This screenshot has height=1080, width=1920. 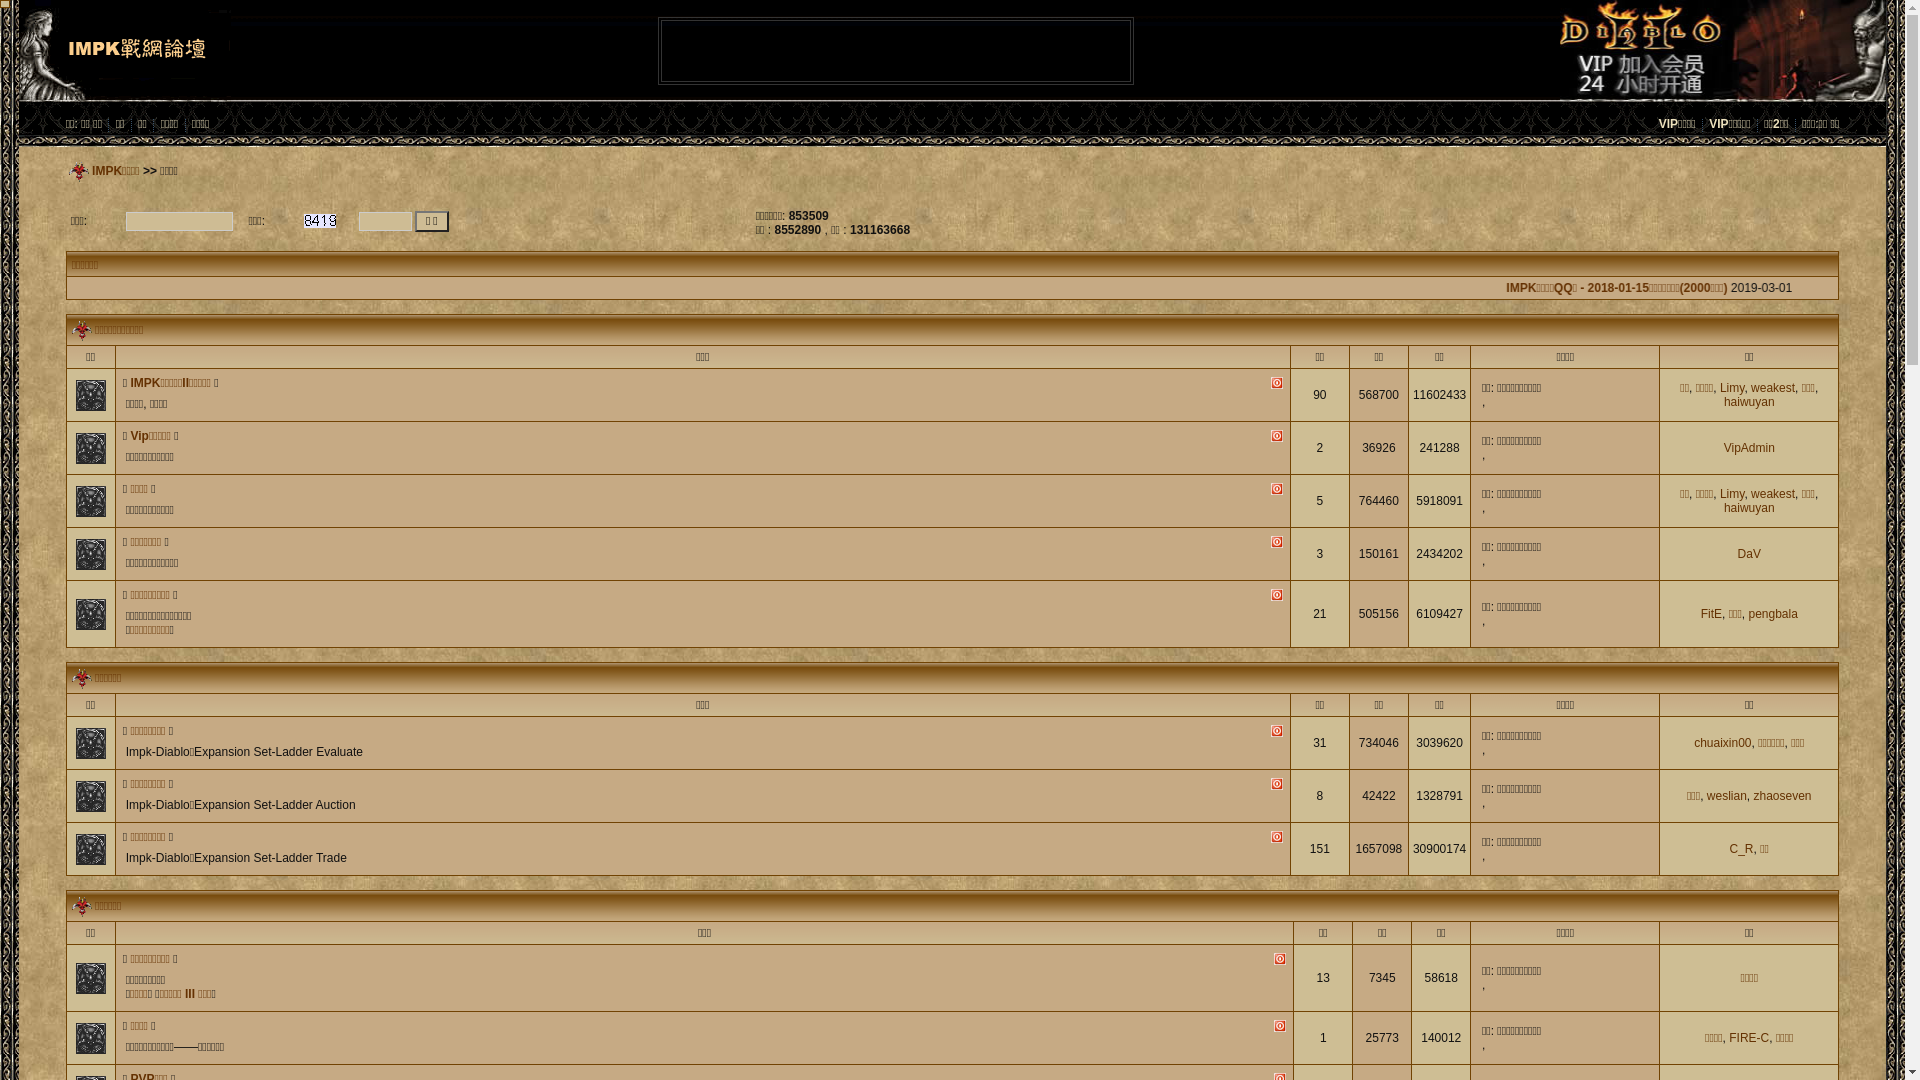 I want to click on 'pengbala', so click(x=1772, y=612).